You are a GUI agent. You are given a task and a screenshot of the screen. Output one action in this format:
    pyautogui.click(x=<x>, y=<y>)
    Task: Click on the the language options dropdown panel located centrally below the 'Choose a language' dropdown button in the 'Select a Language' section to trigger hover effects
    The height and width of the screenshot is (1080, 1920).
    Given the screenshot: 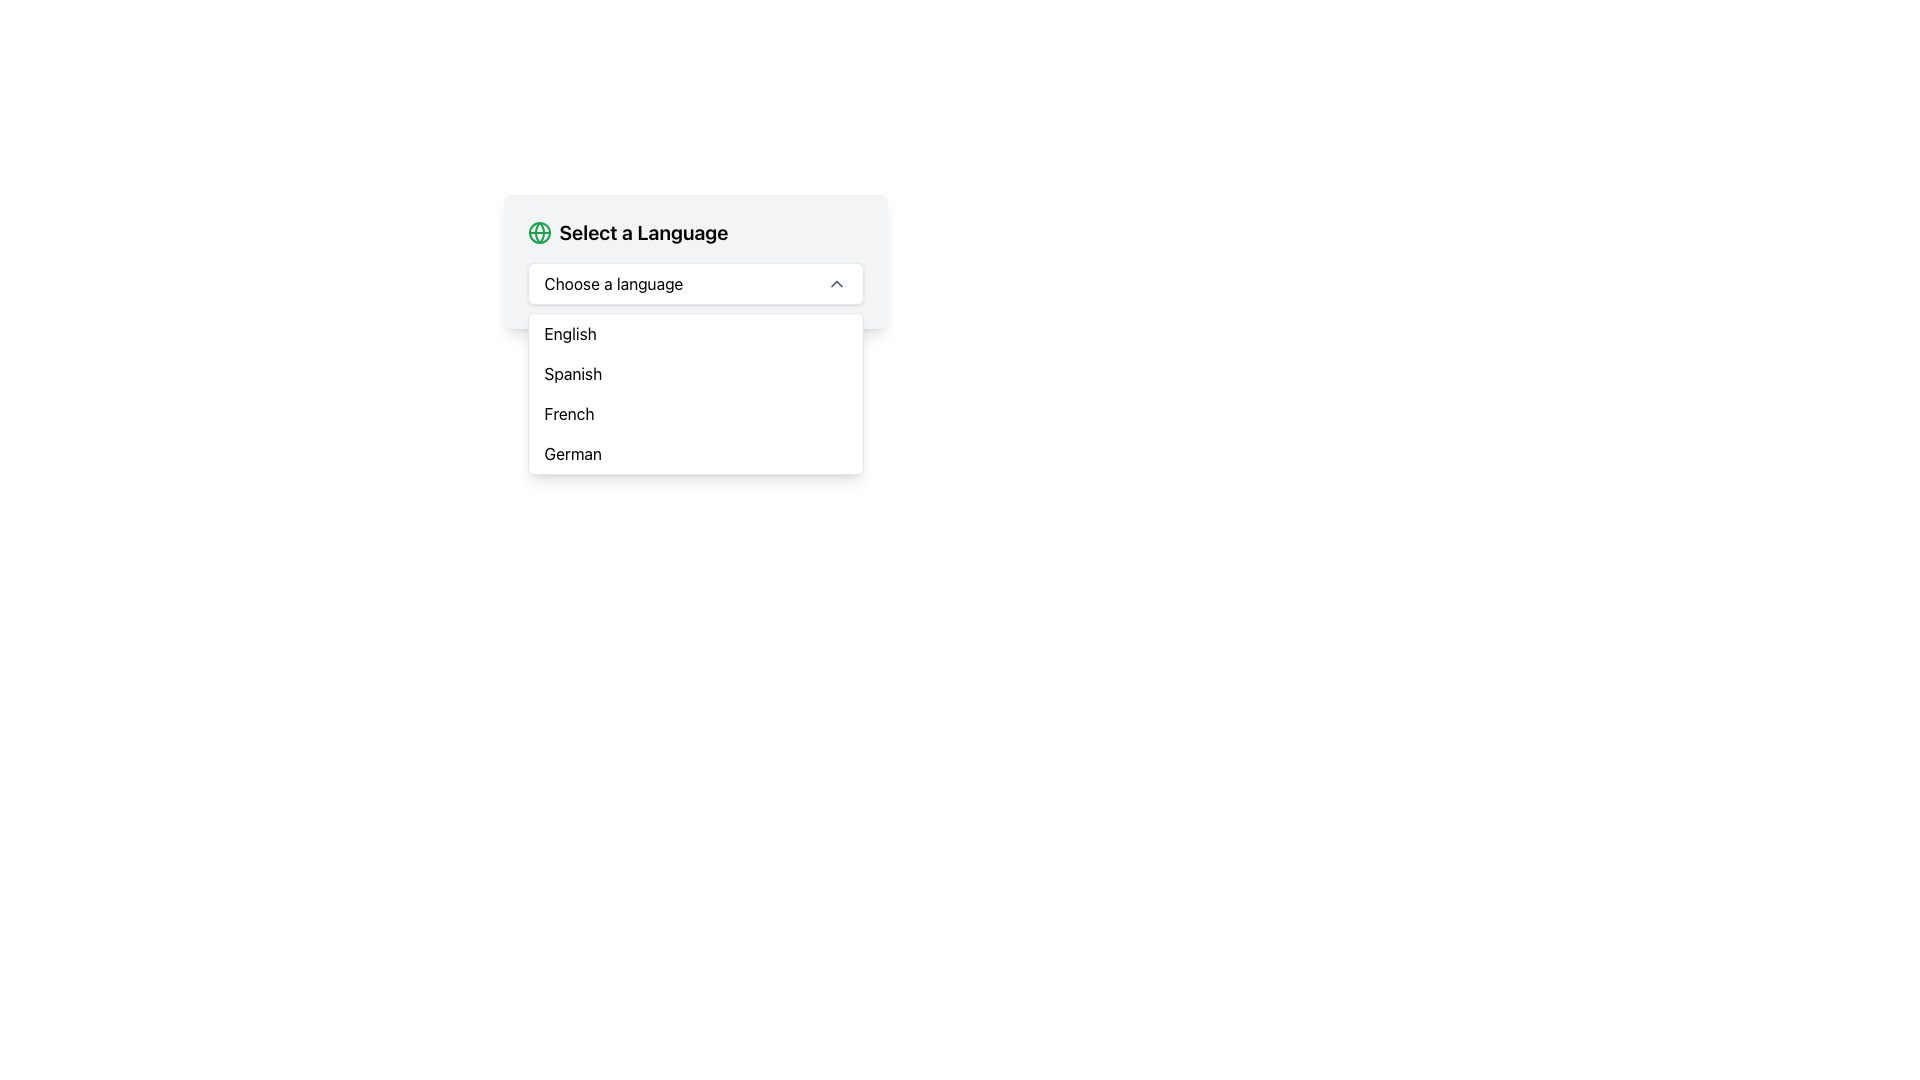 What is the action you would take?
    pyautogui.click(x=695, y=393)
    